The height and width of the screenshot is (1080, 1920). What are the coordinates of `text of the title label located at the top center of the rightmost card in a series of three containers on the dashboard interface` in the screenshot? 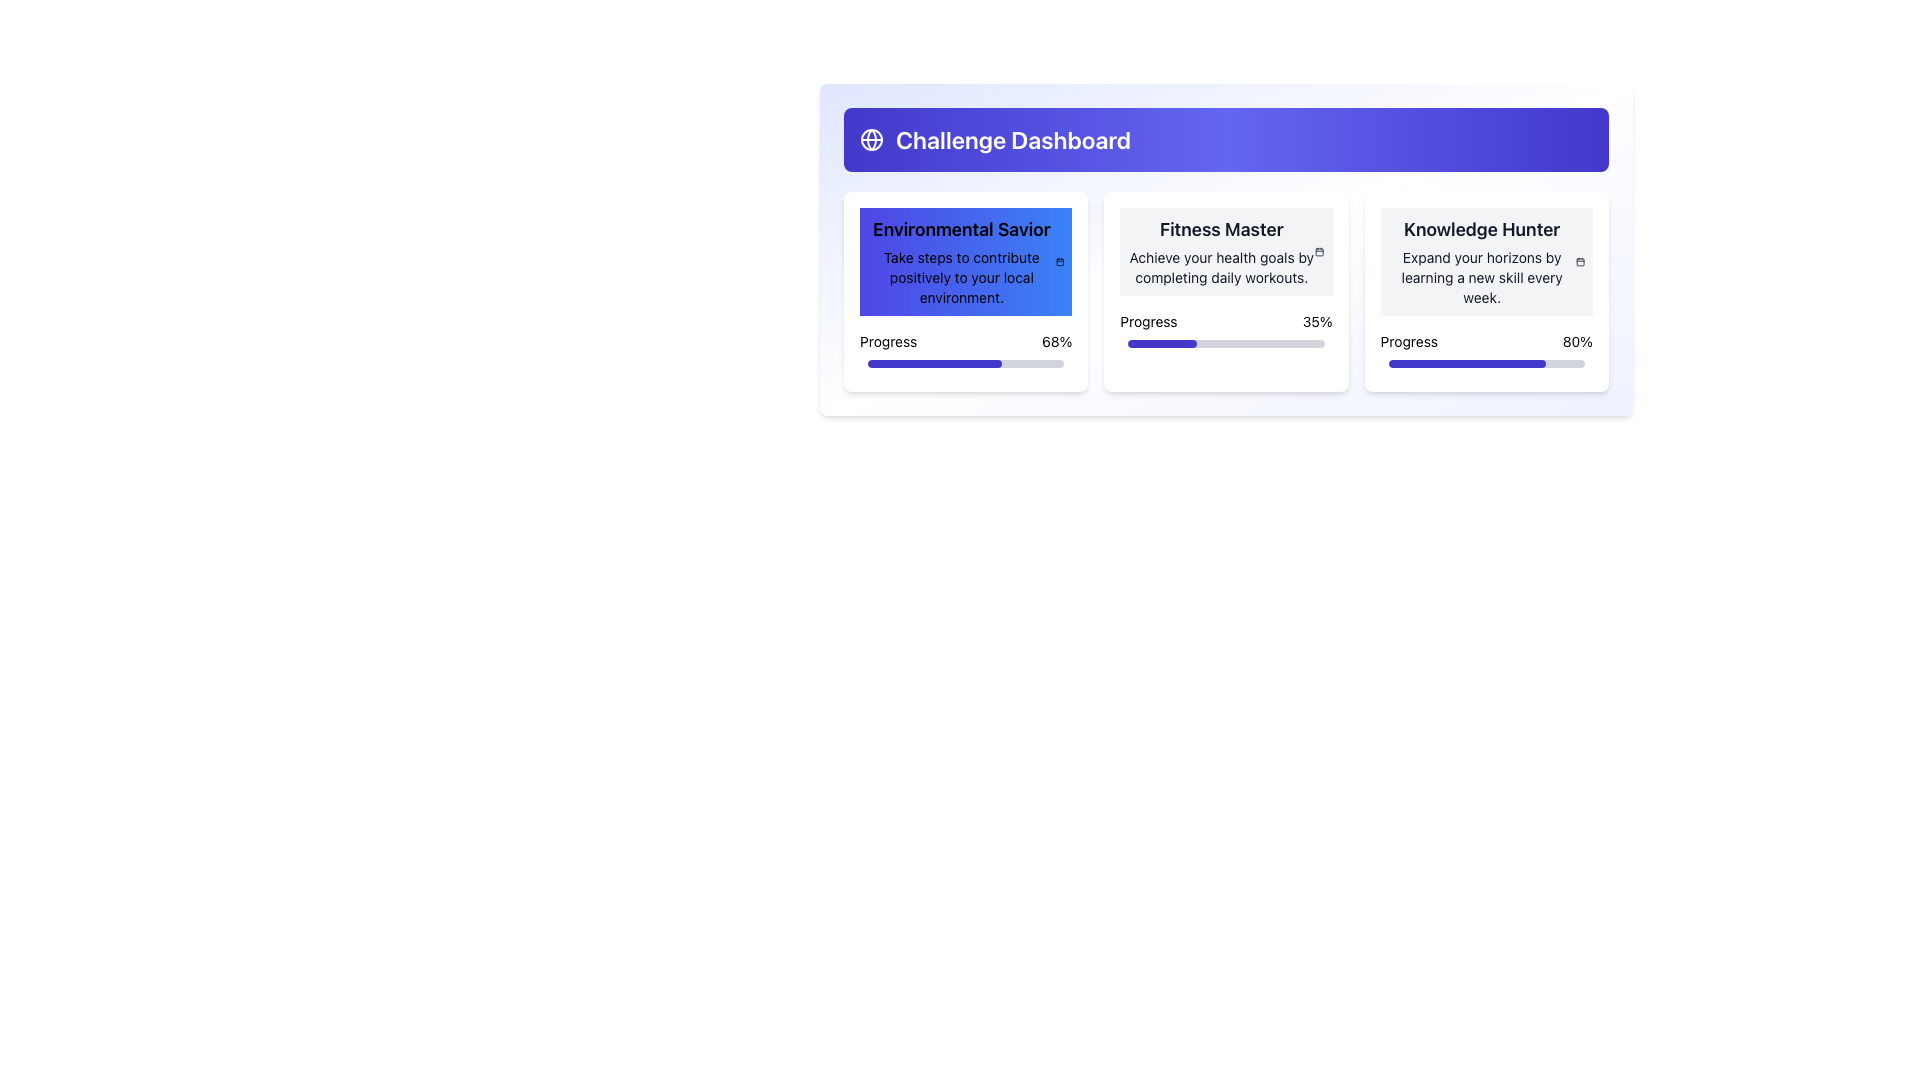 It's located at (1482, 230).